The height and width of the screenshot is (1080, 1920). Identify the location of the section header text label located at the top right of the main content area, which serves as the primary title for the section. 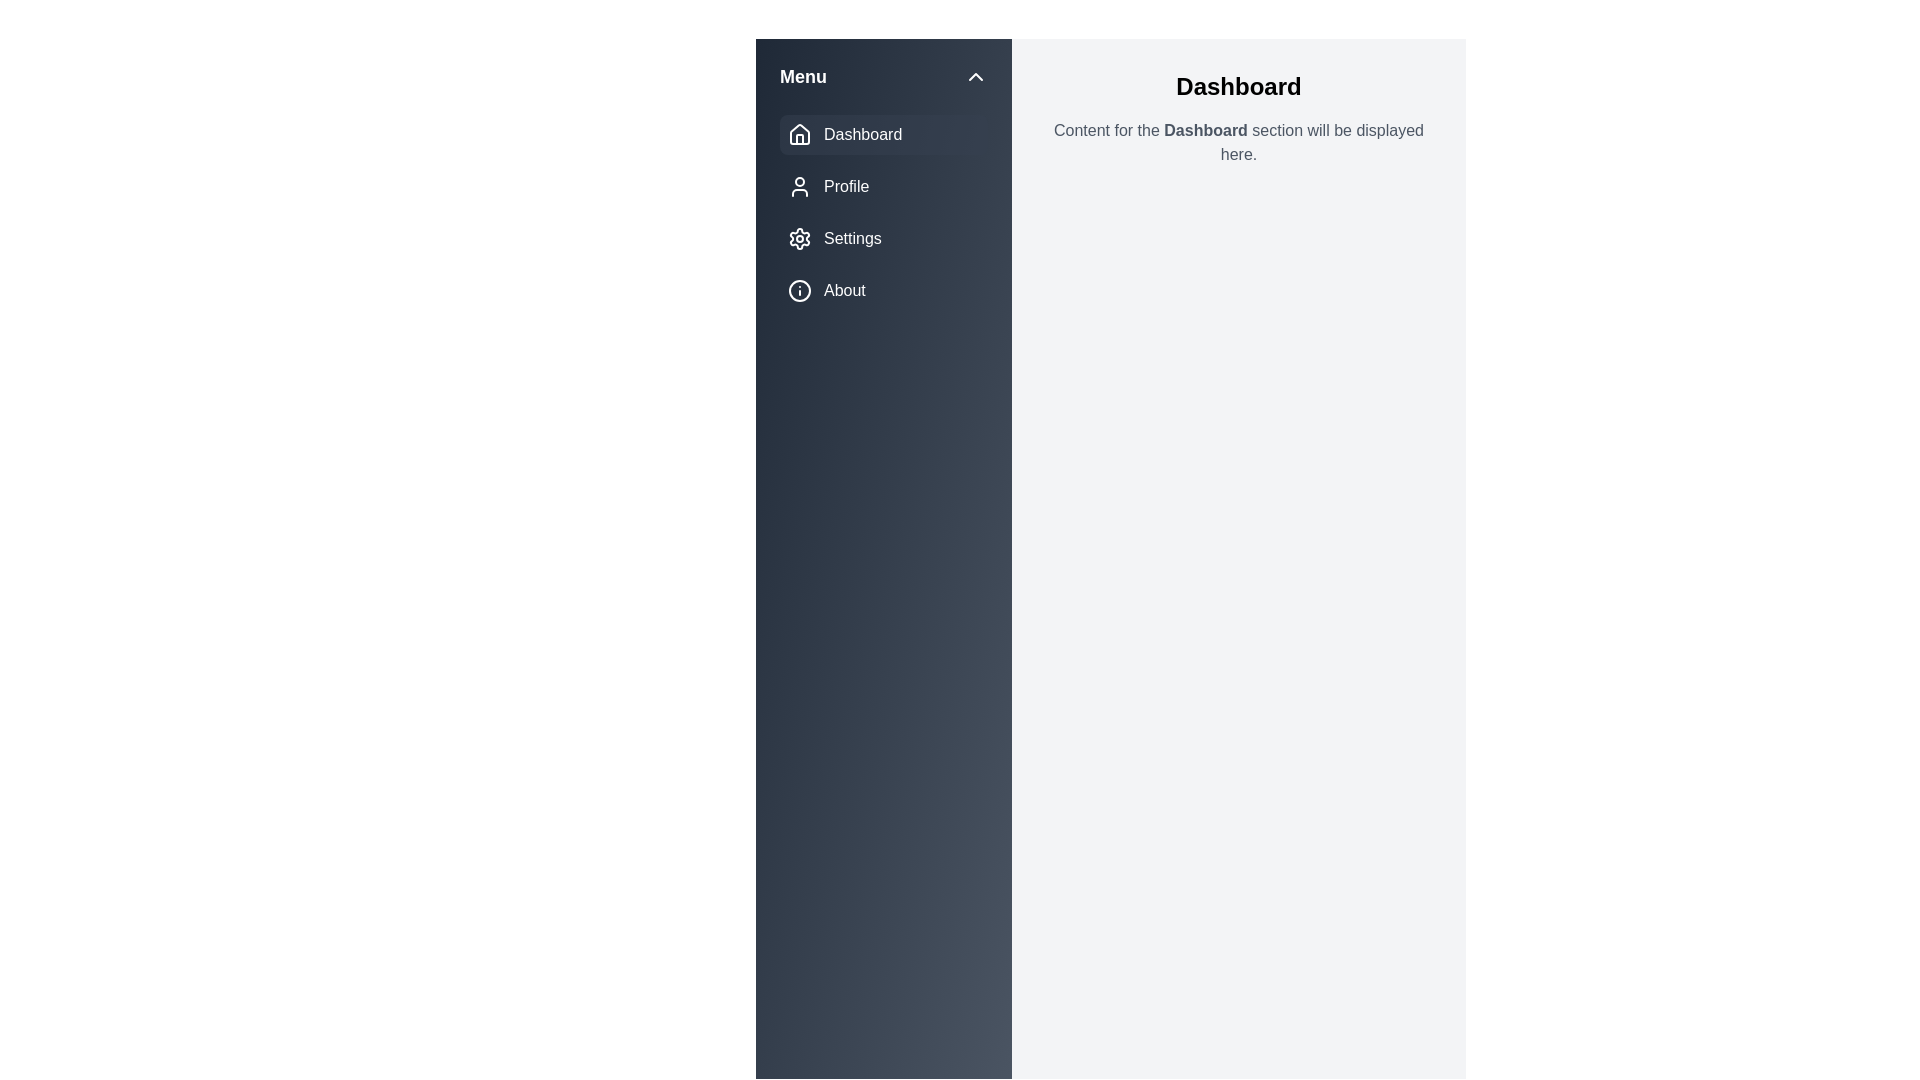
(1237, 86).